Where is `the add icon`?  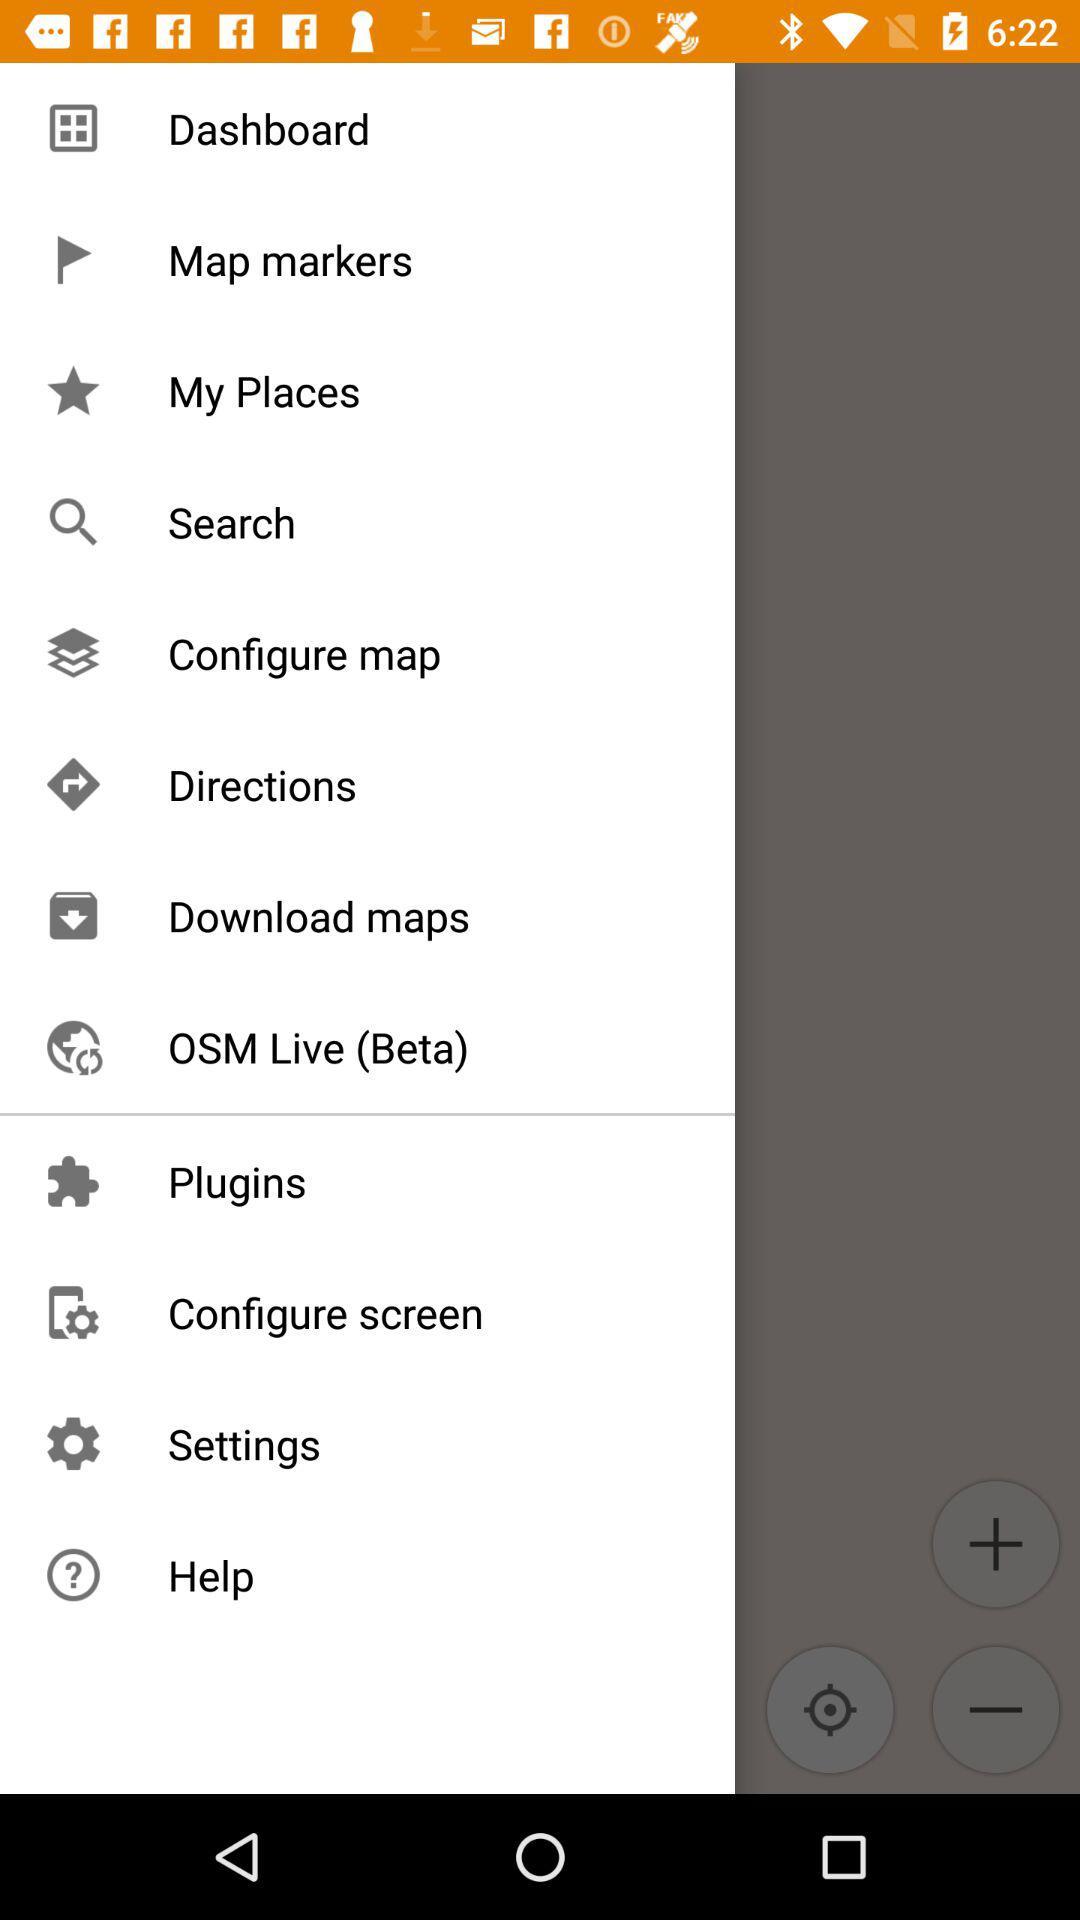 the add icon is located at coordinates (72, 135).